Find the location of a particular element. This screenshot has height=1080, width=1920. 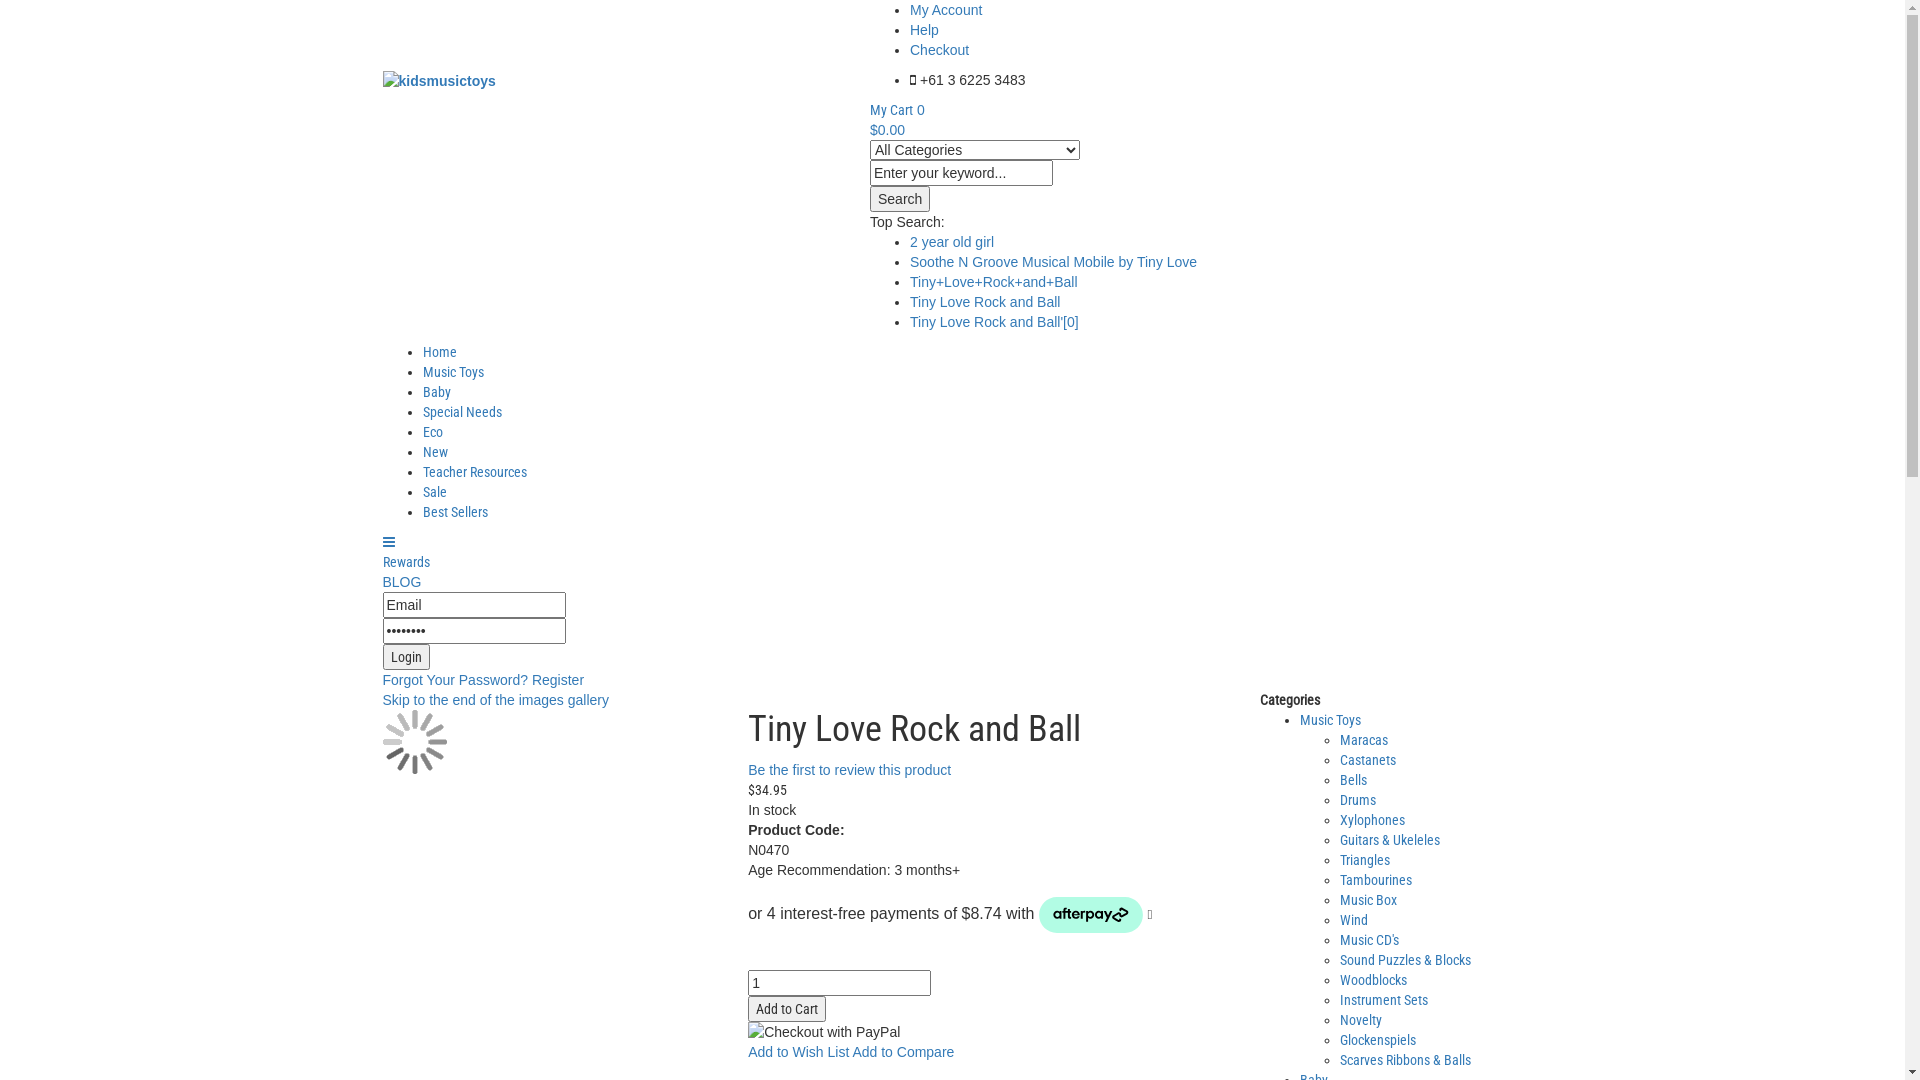

'Tiny+Love+Rock+and+Ball' is located at coordinates (993, 281).